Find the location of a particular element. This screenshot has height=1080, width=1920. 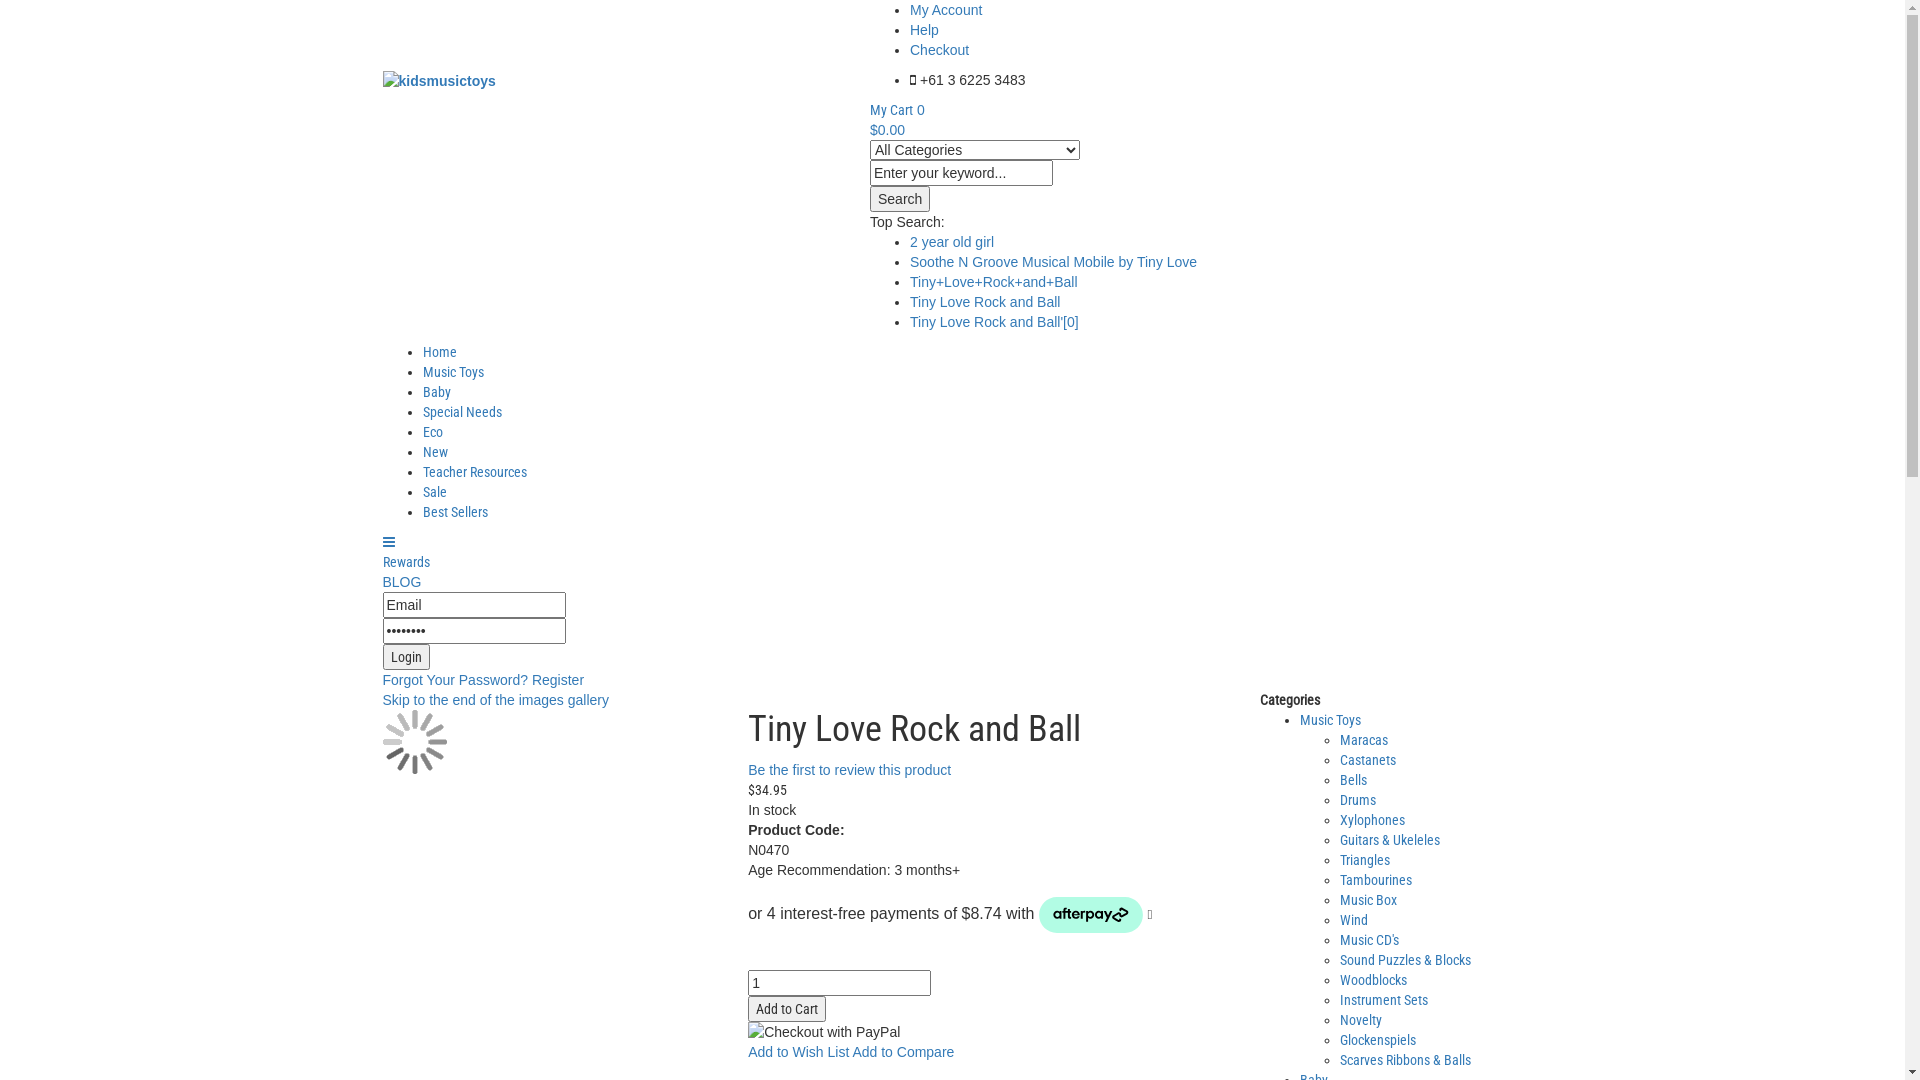

'Tiny+Love+Rock+and+Ball' is located at coordinates (993, 281).